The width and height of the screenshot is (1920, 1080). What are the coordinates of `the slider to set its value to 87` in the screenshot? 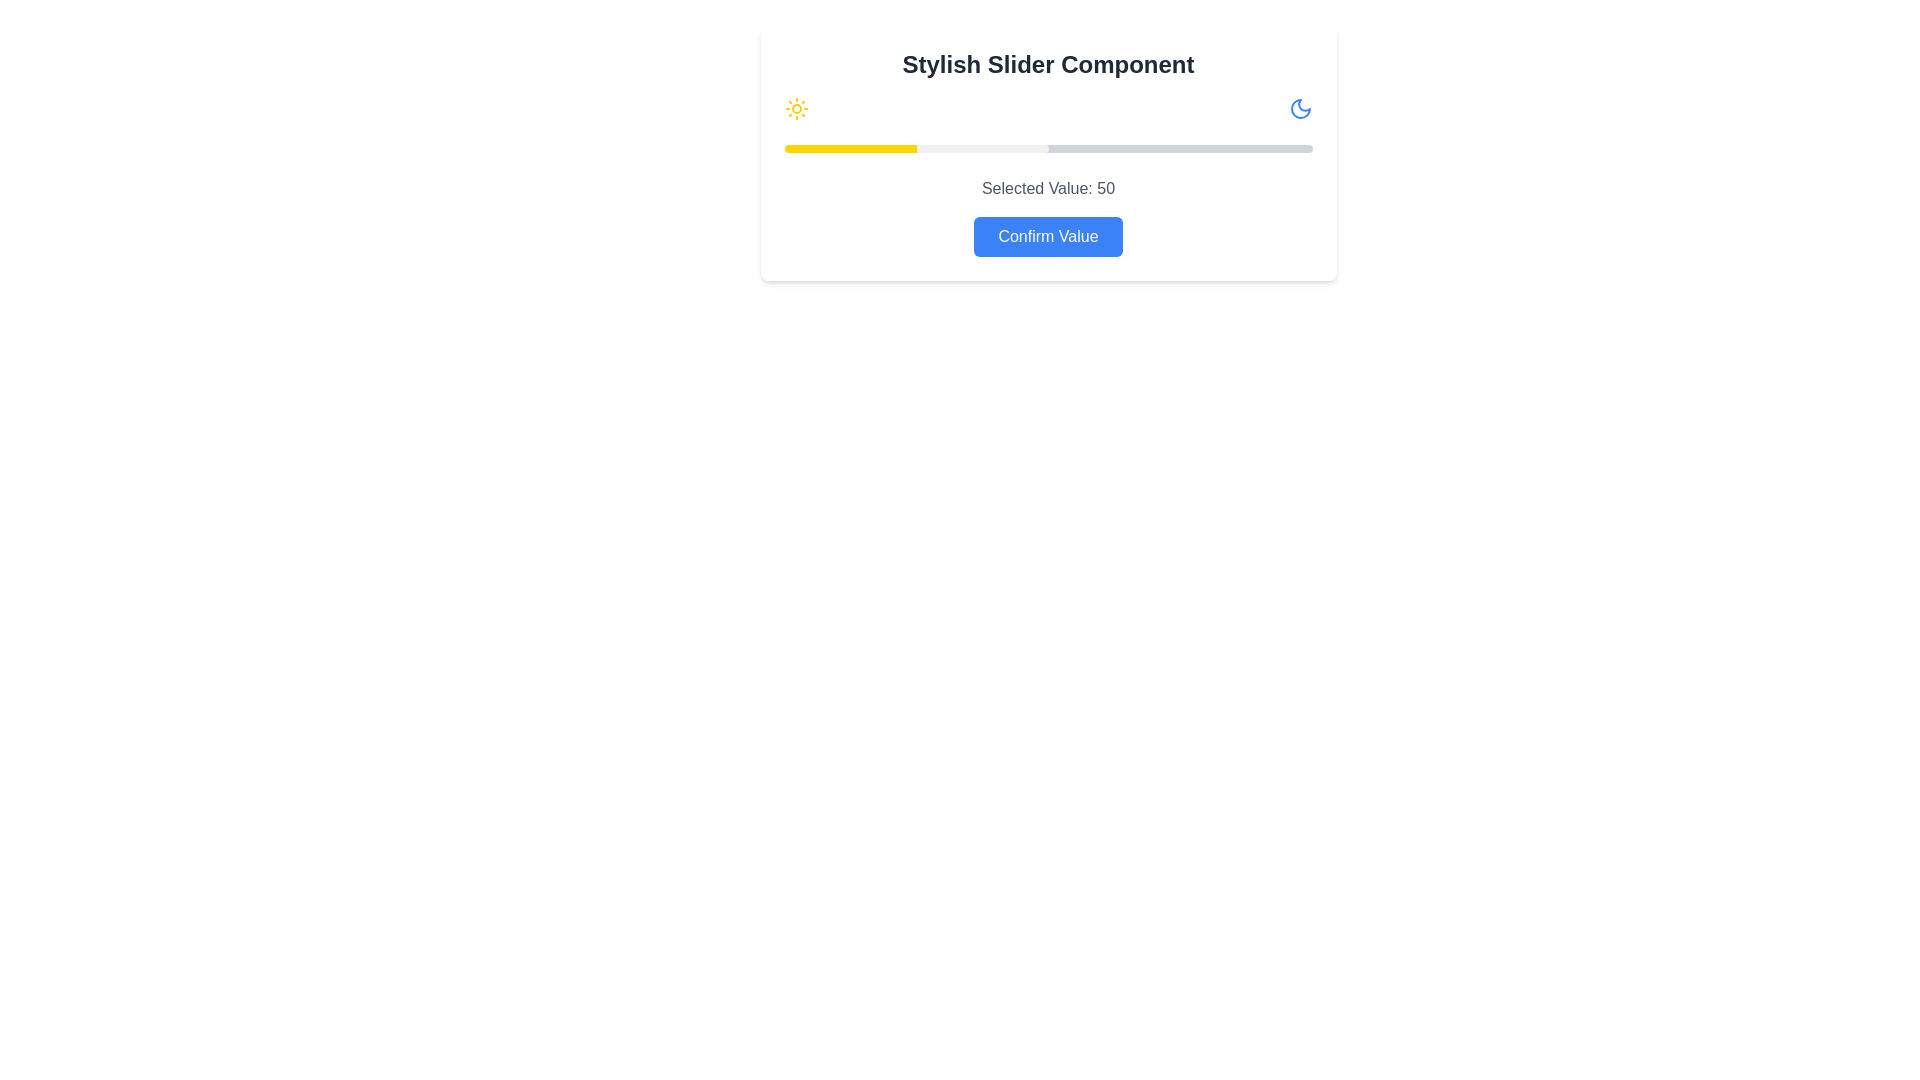 It's located at (1242, 148).